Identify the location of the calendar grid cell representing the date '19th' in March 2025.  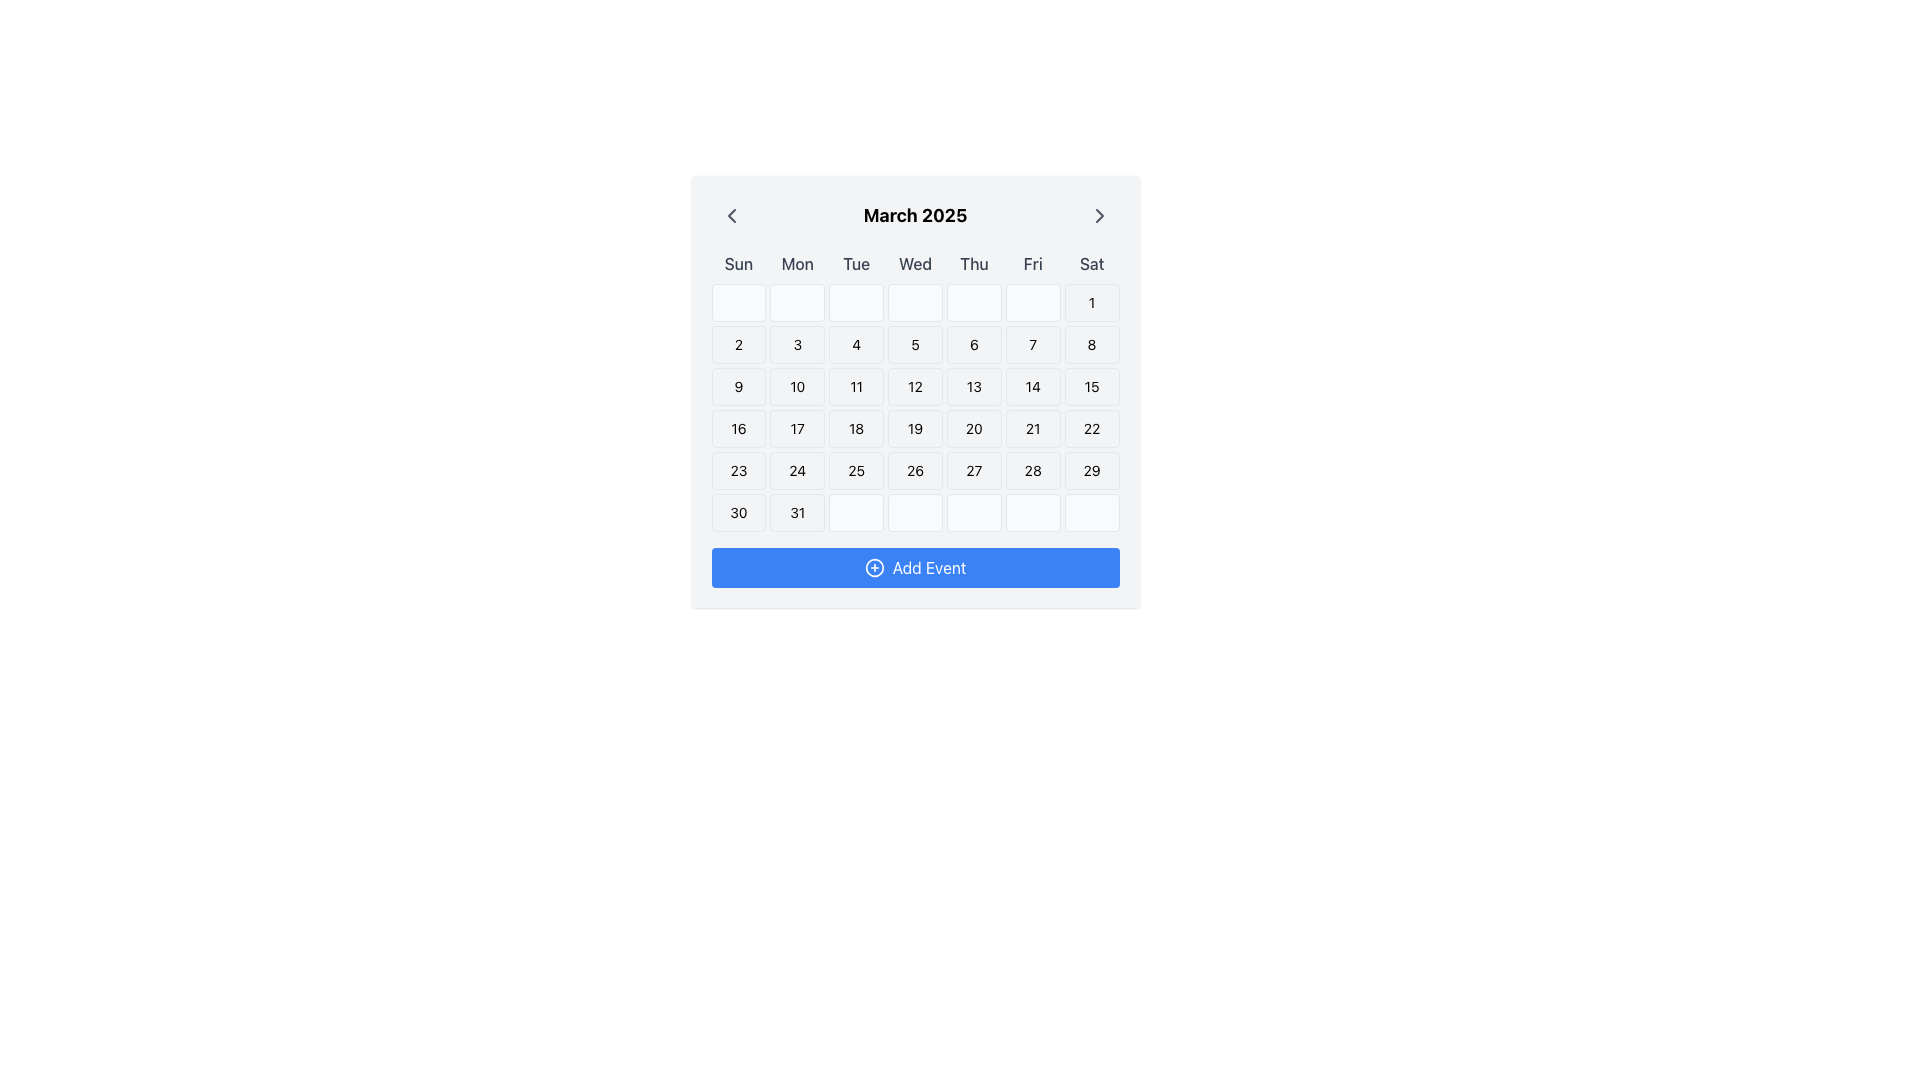
(914, 427).